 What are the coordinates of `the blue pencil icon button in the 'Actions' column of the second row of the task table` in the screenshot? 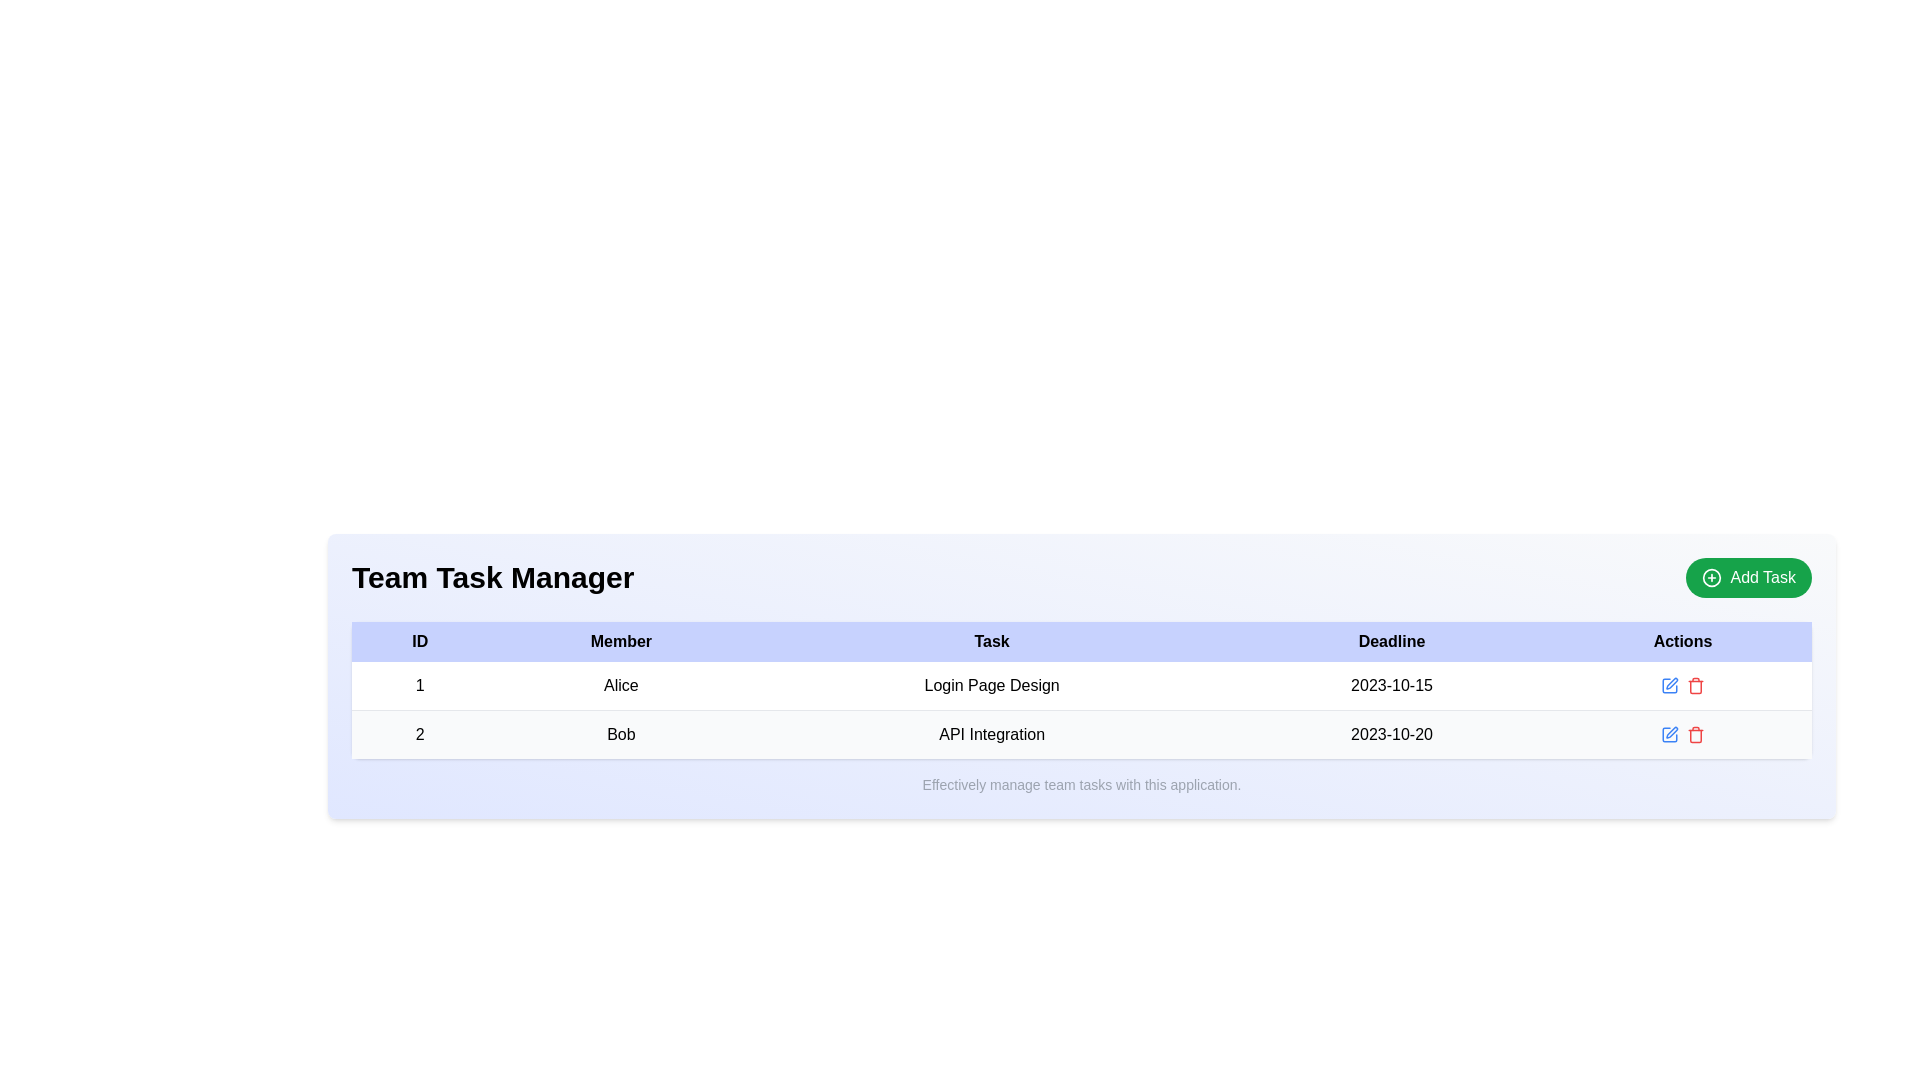 It's located at (1670, 735).